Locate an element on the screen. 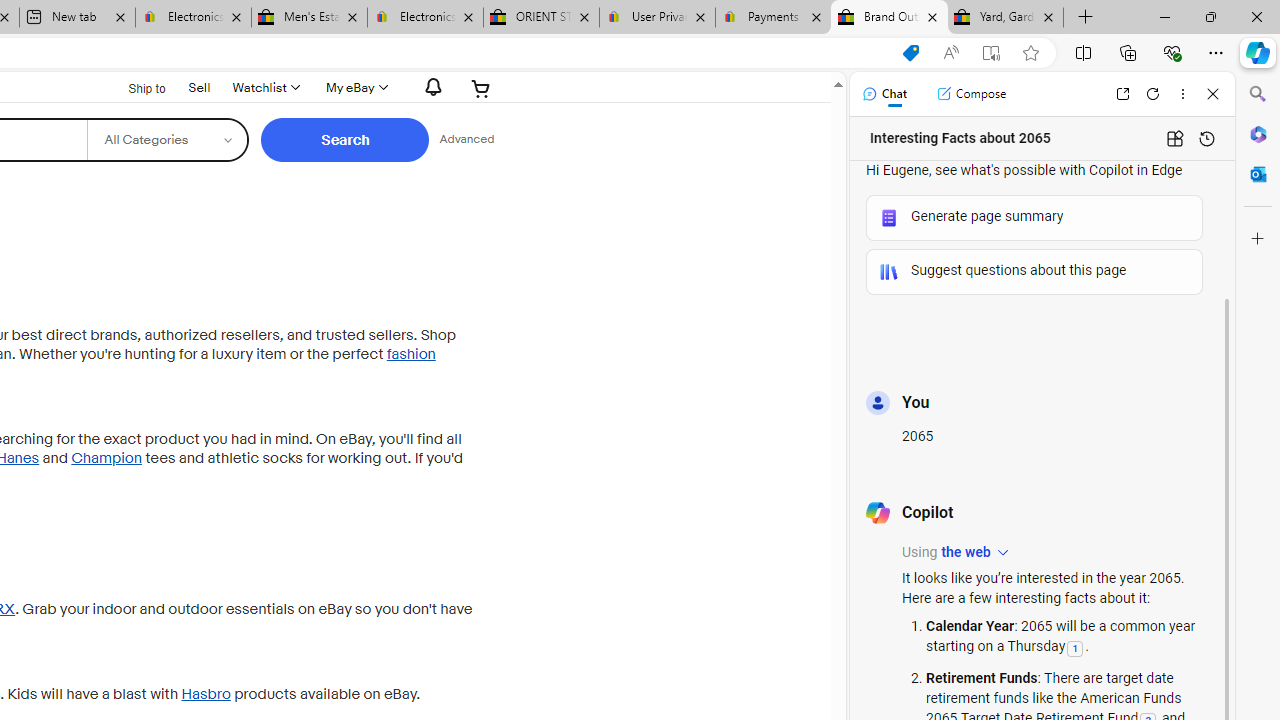  'My eBayExpand My eBay' is located at coordinates (355, 87).